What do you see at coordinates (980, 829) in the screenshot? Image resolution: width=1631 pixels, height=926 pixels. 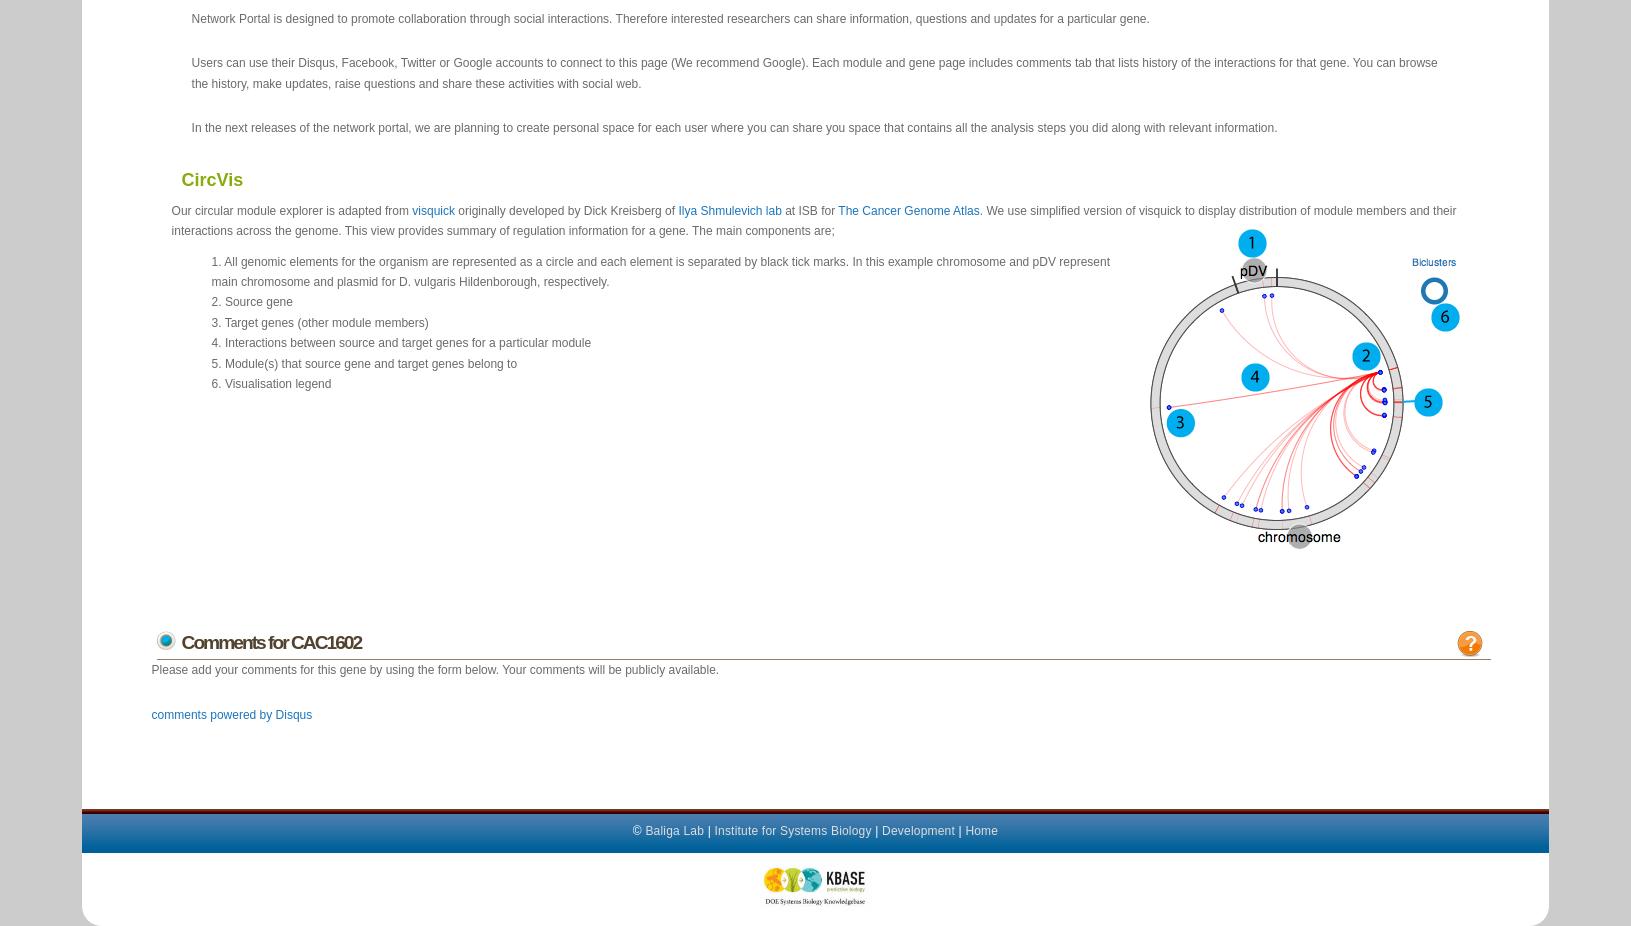 I see `'Home'` at bounding box center [980, 829].